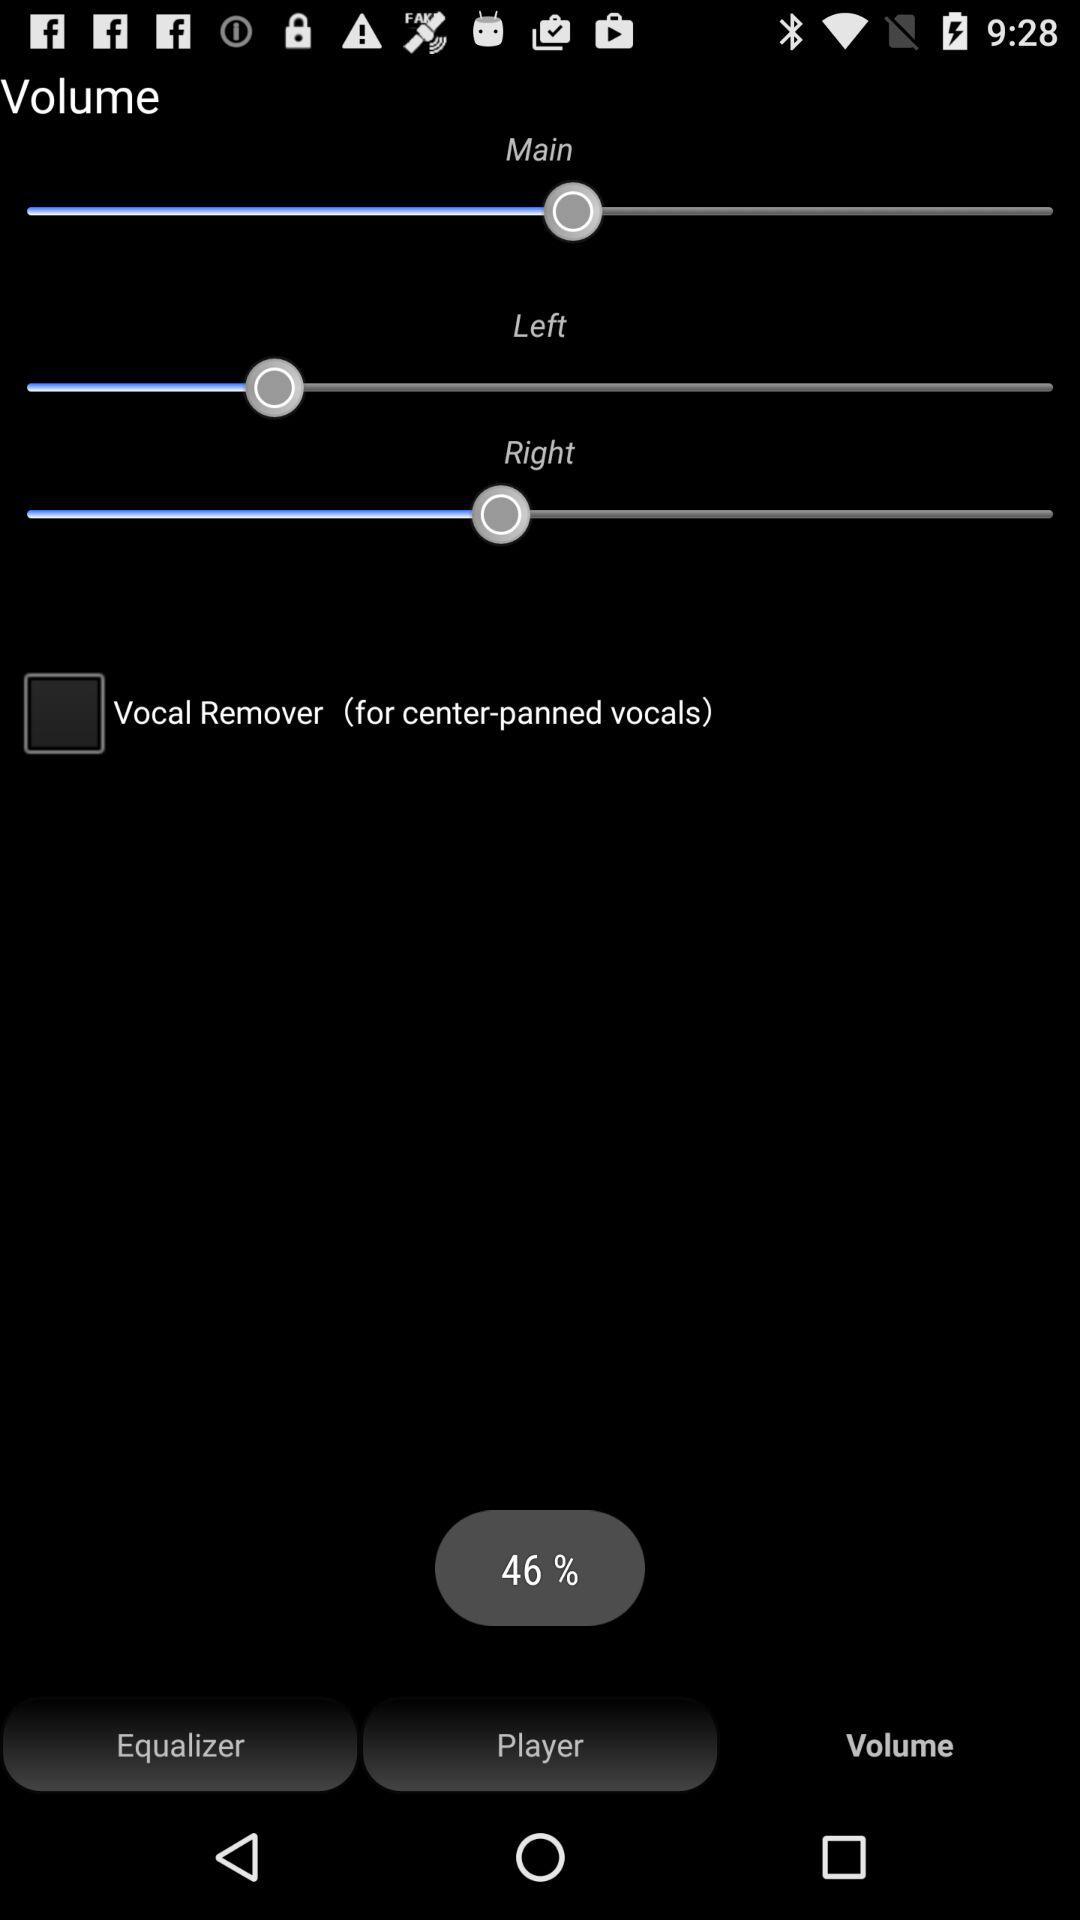  What do you see at coordinates (540, 1744) in the screenshot?
I see `item to the left of volume` at bounding box center [540, 1744].